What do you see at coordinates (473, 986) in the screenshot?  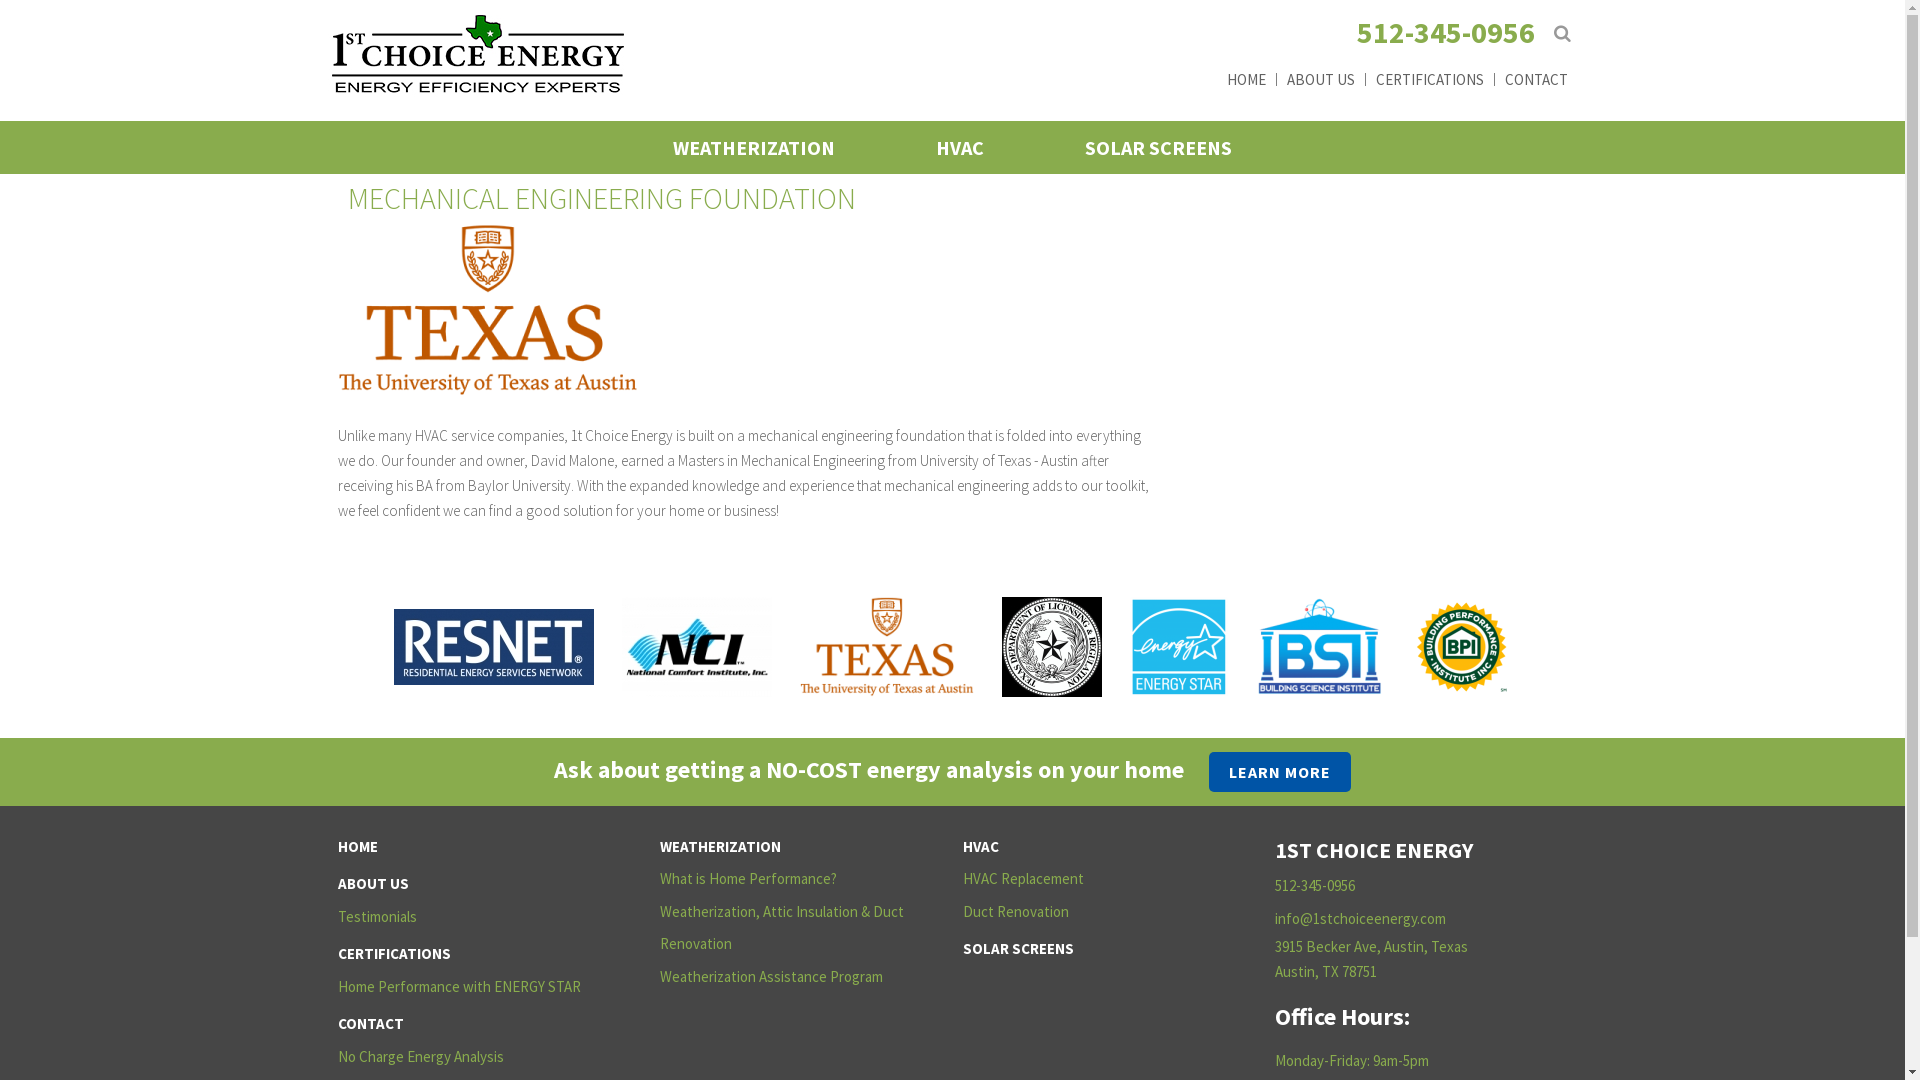 I see `'Home Performance with ENERGY STAR'` at bounding box center [473, 986].